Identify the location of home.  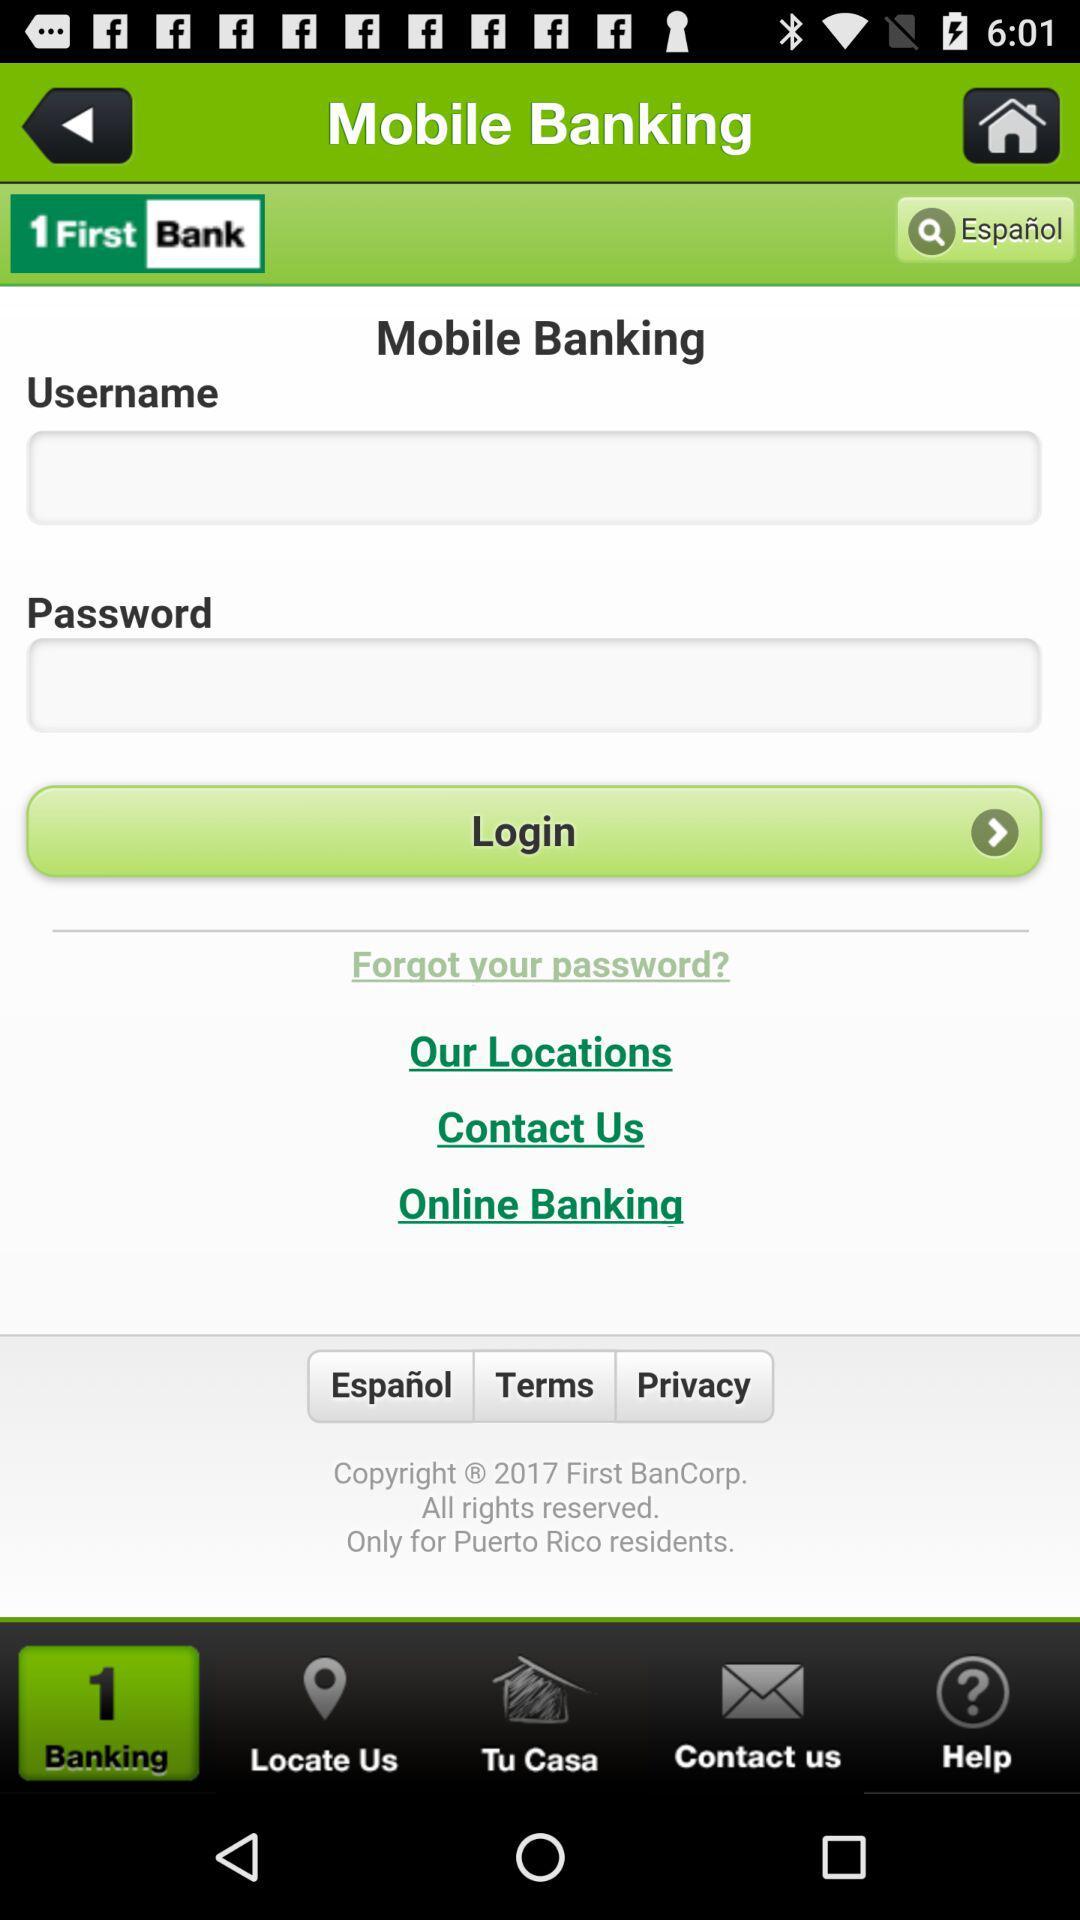
(999, 121).